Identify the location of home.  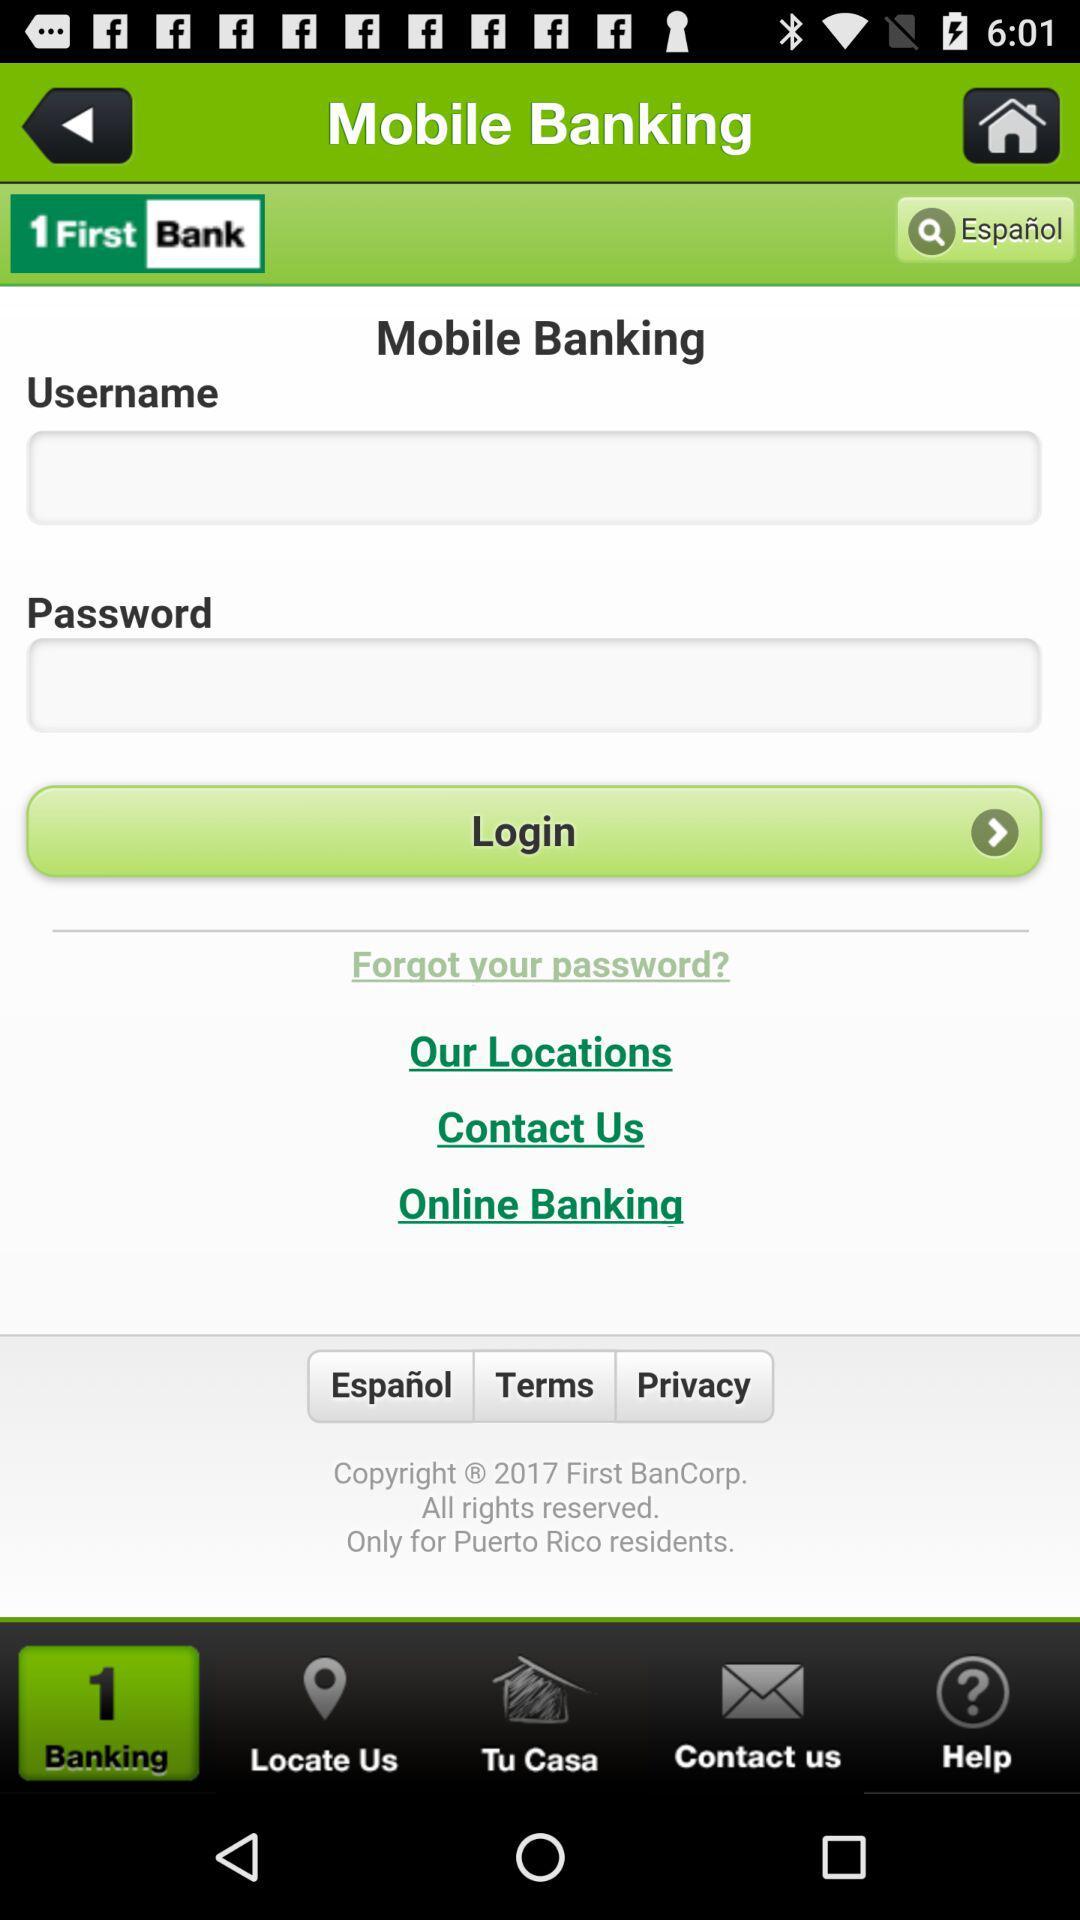
(999, 121).